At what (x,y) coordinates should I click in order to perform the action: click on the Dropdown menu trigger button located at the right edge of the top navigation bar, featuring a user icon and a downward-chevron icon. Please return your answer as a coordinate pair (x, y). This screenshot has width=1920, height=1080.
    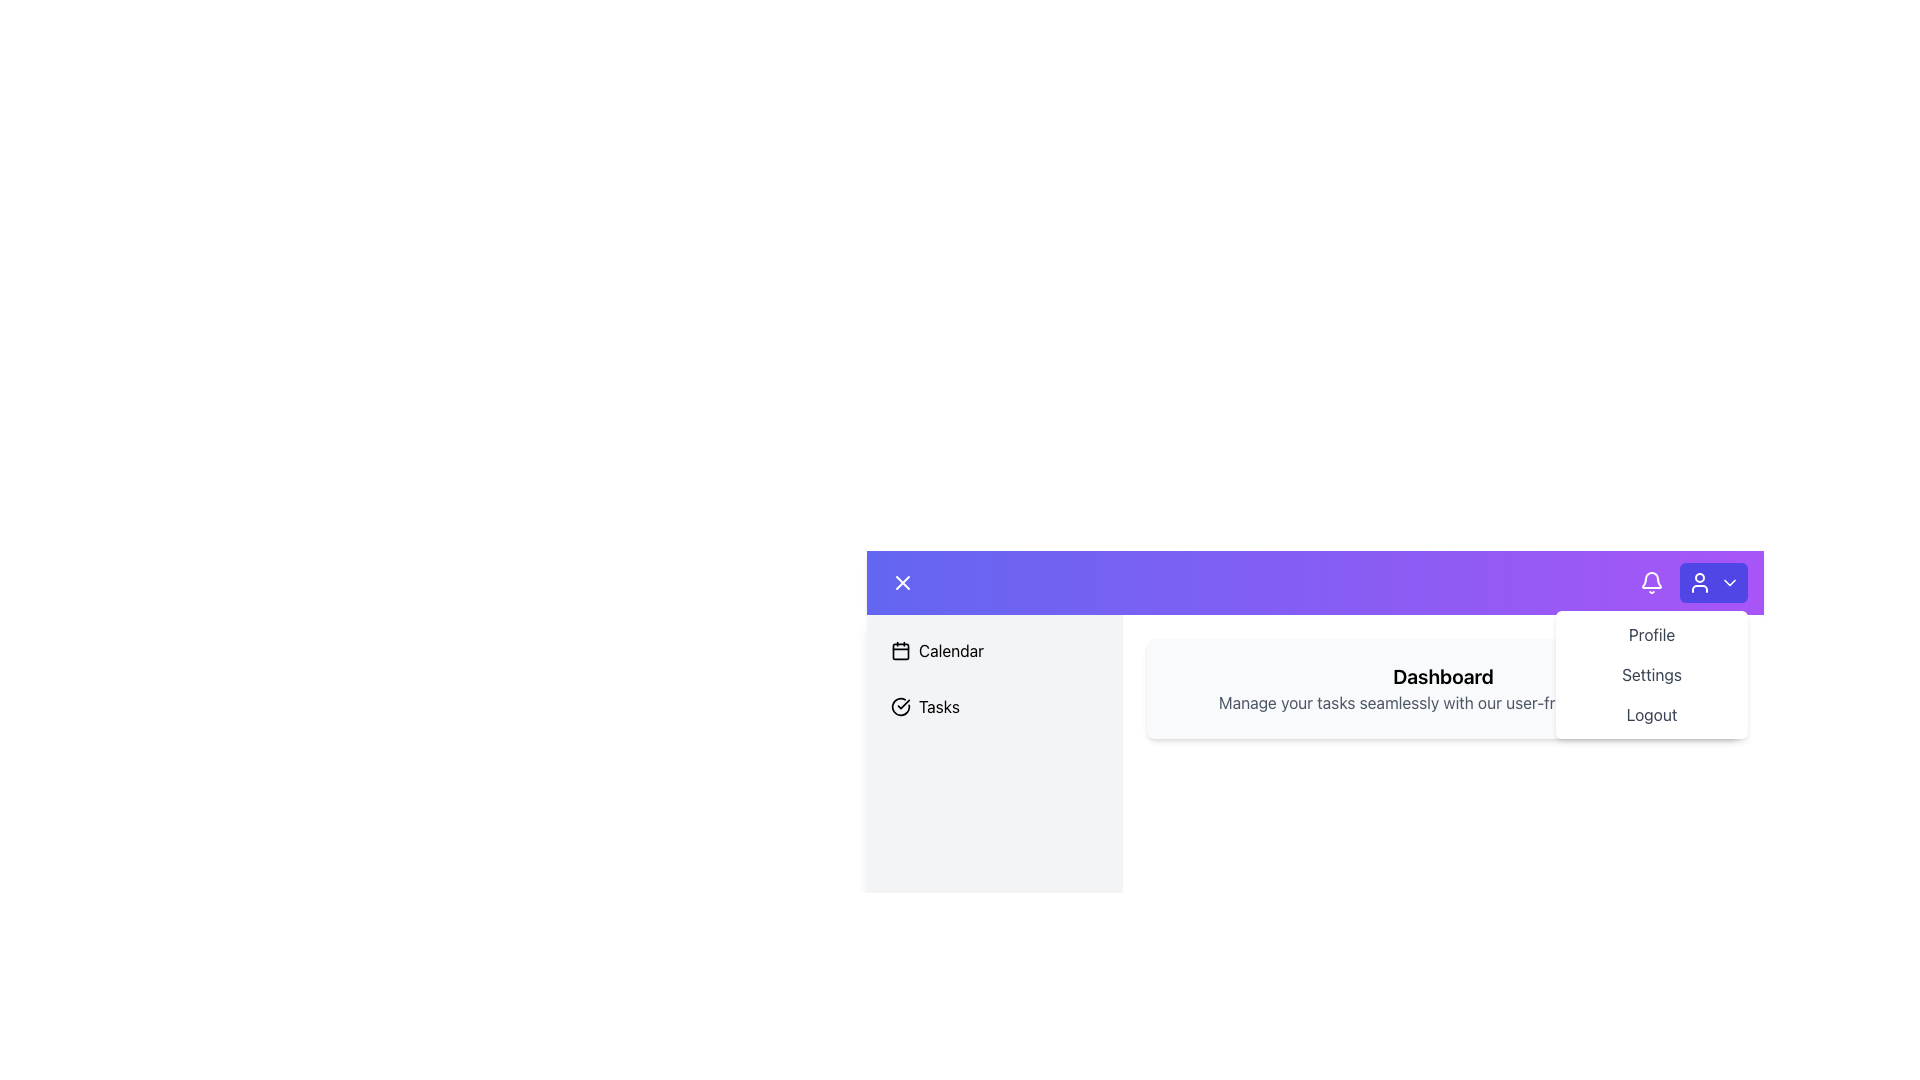
    Looking at the image, I should click on (1712, 582).